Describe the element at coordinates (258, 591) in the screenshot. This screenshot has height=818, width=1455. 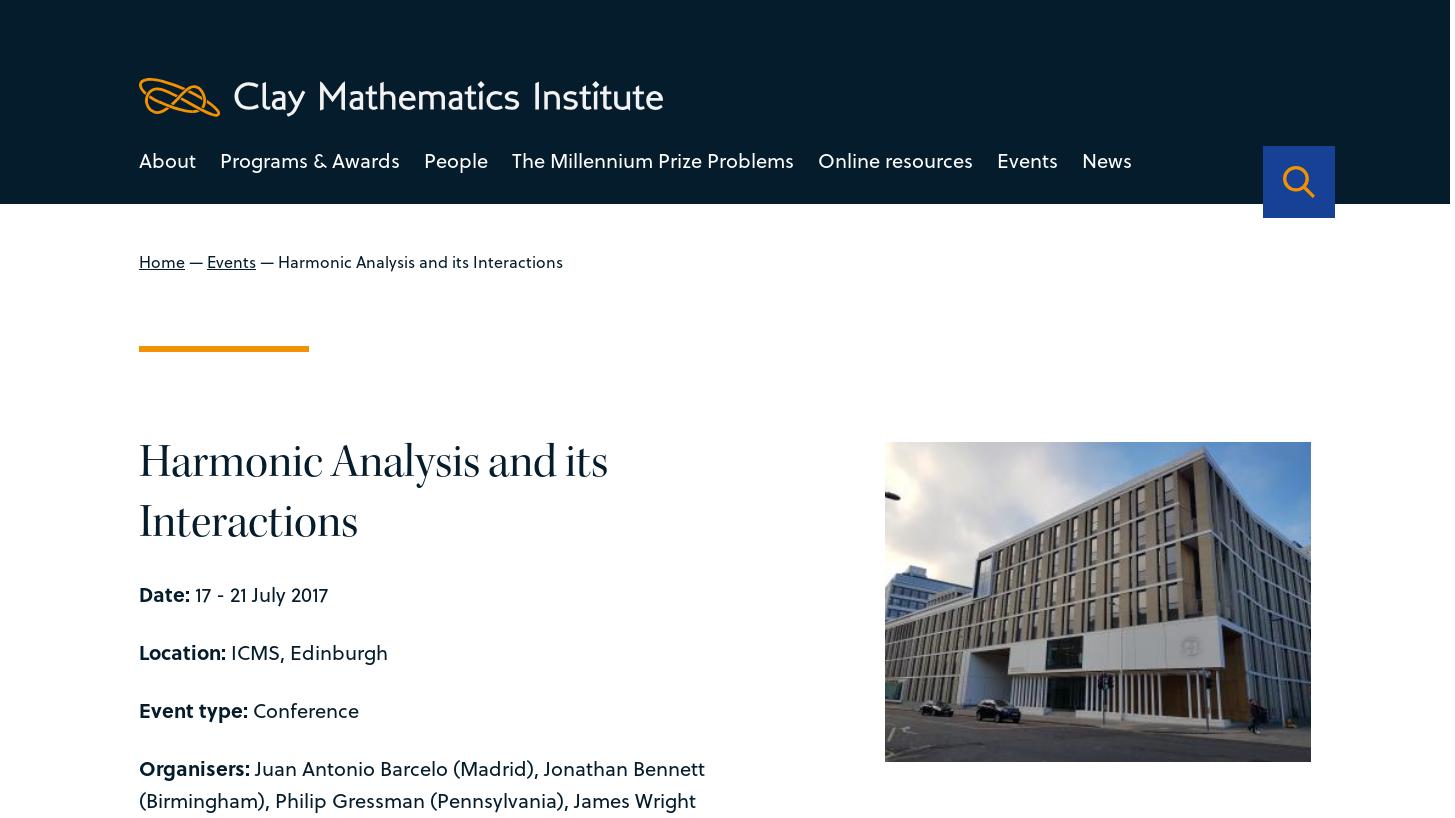
I see `'17 - 21  July 2017'` at that location.